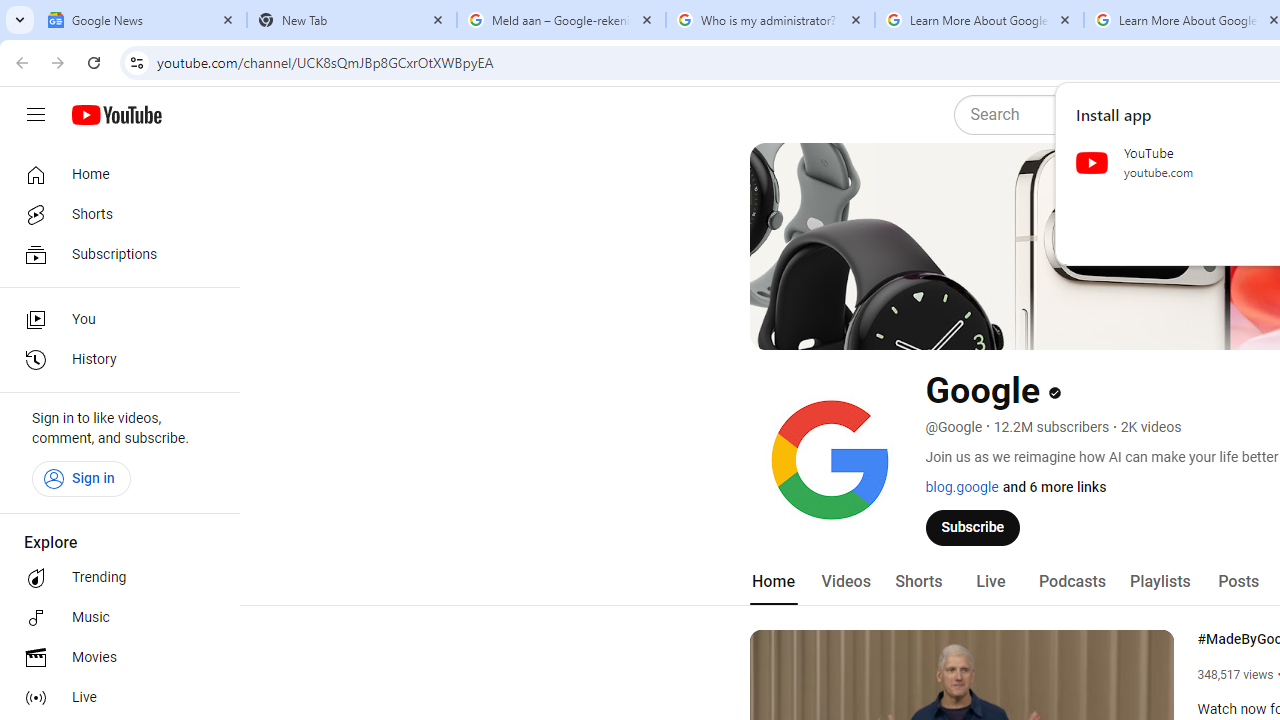 This screenshot has height=720, width=1280. I want to click on 'Who is my administrator? - Google Account Help', so click(769, 20).